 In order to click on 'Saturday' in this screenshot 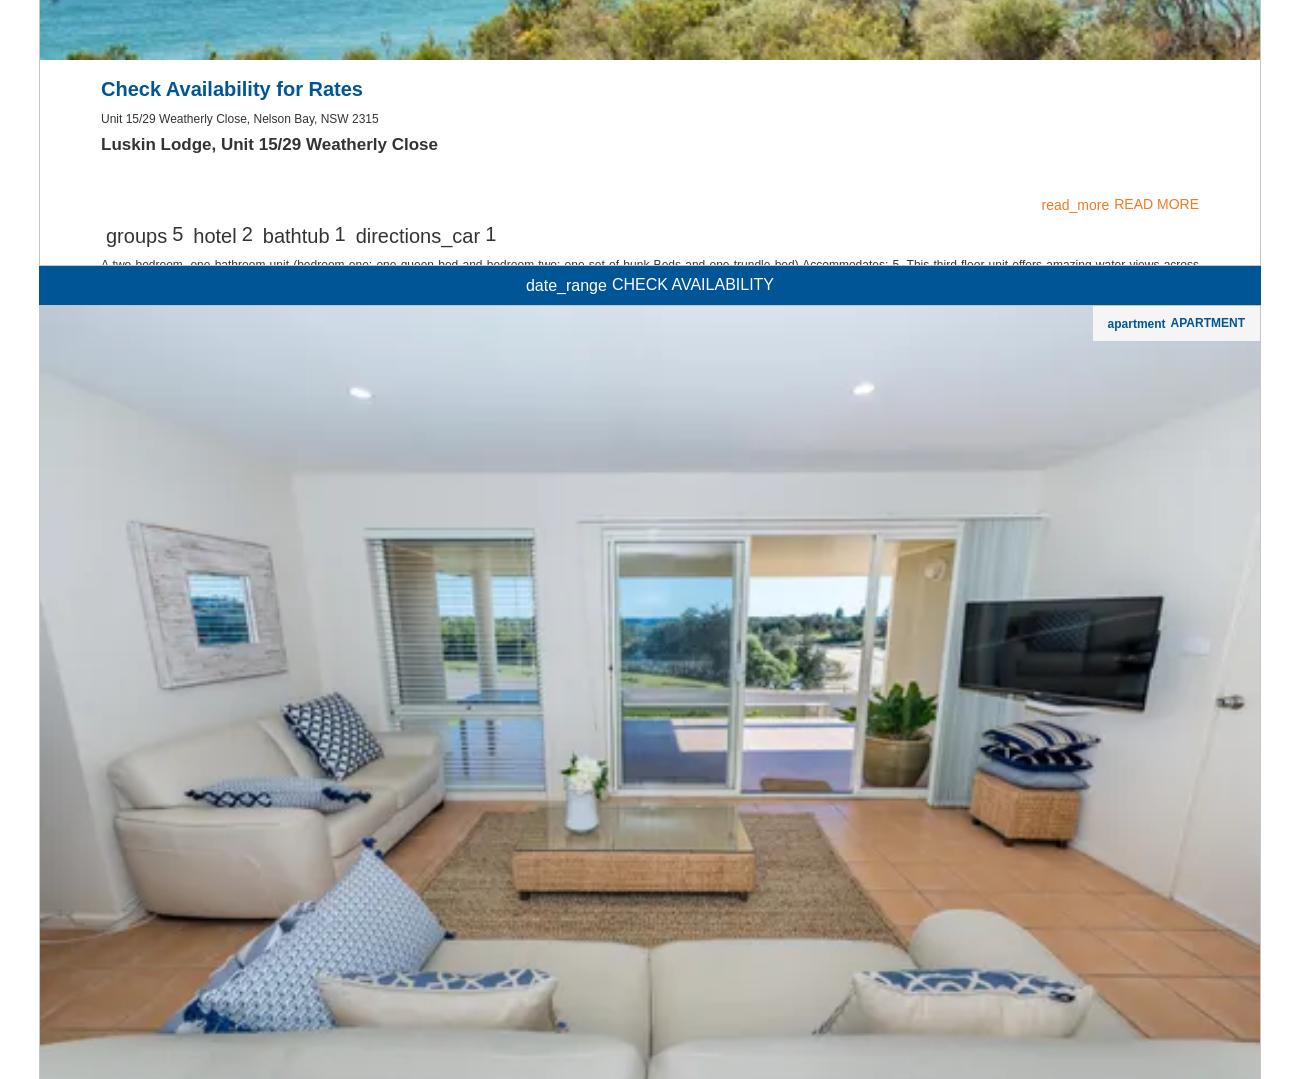, I will do `click(30, 571)`.